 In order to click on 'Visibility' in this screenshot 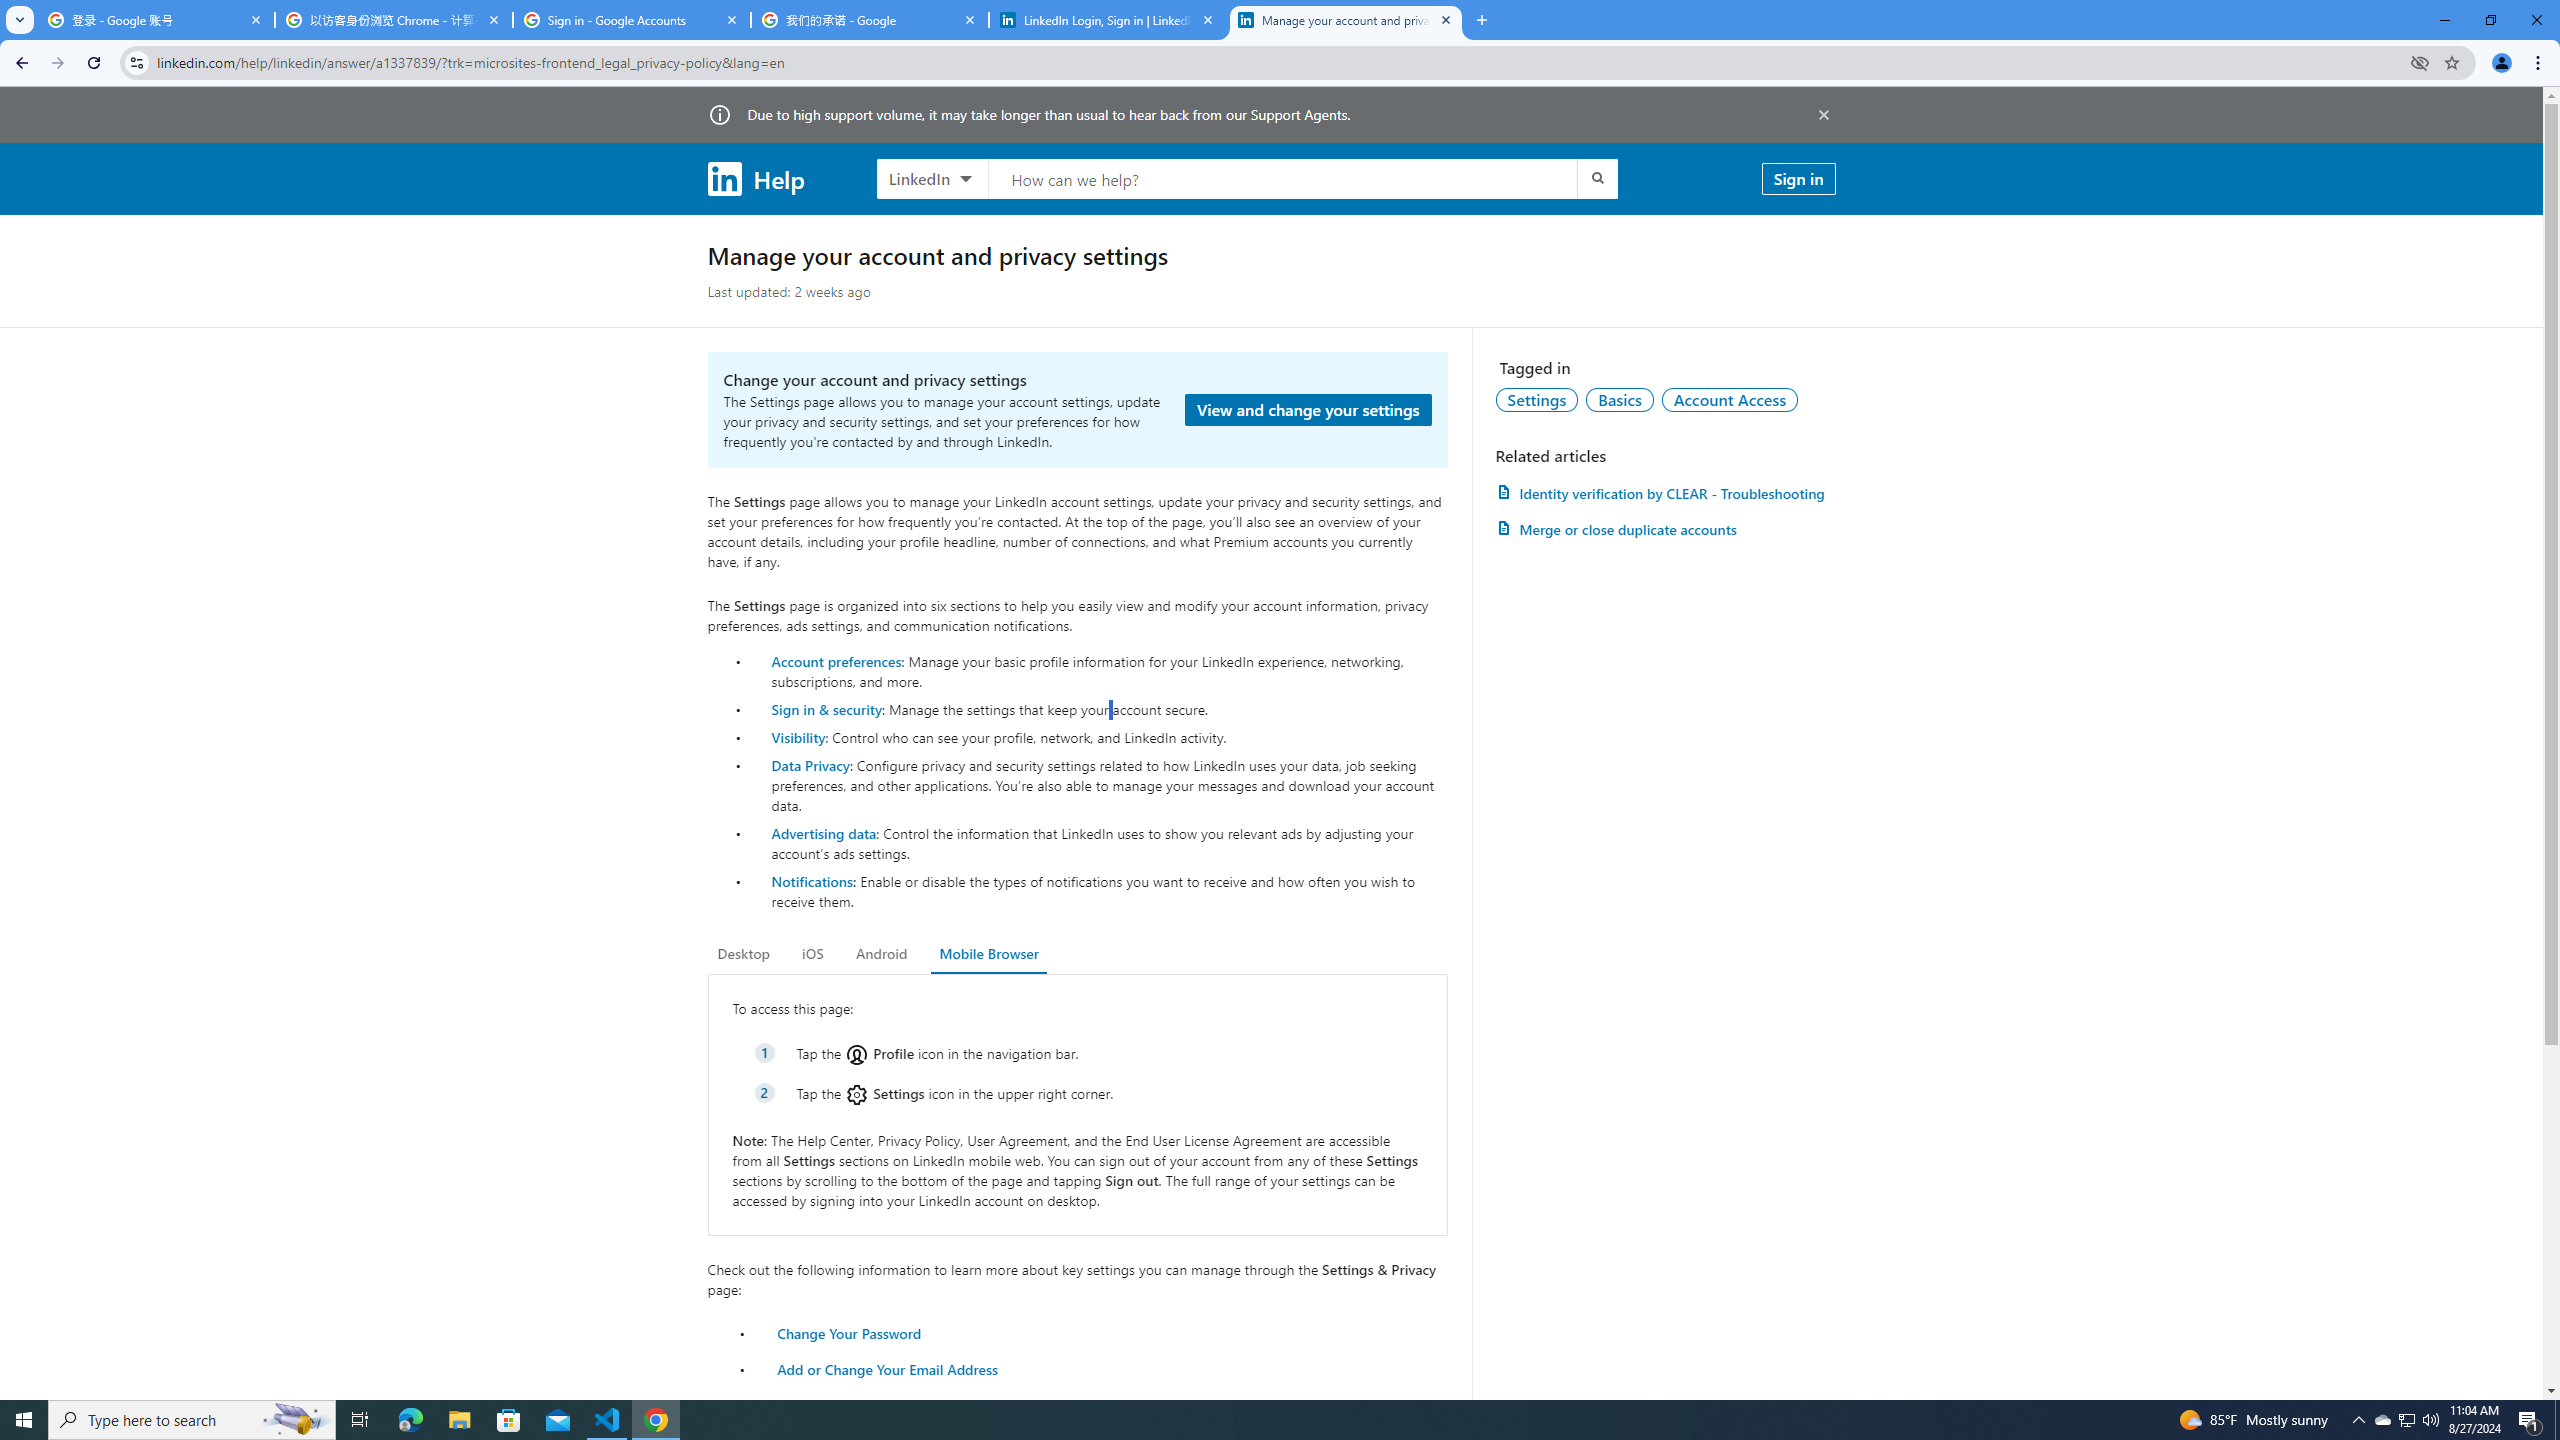, I will do `click(798, 736)`.